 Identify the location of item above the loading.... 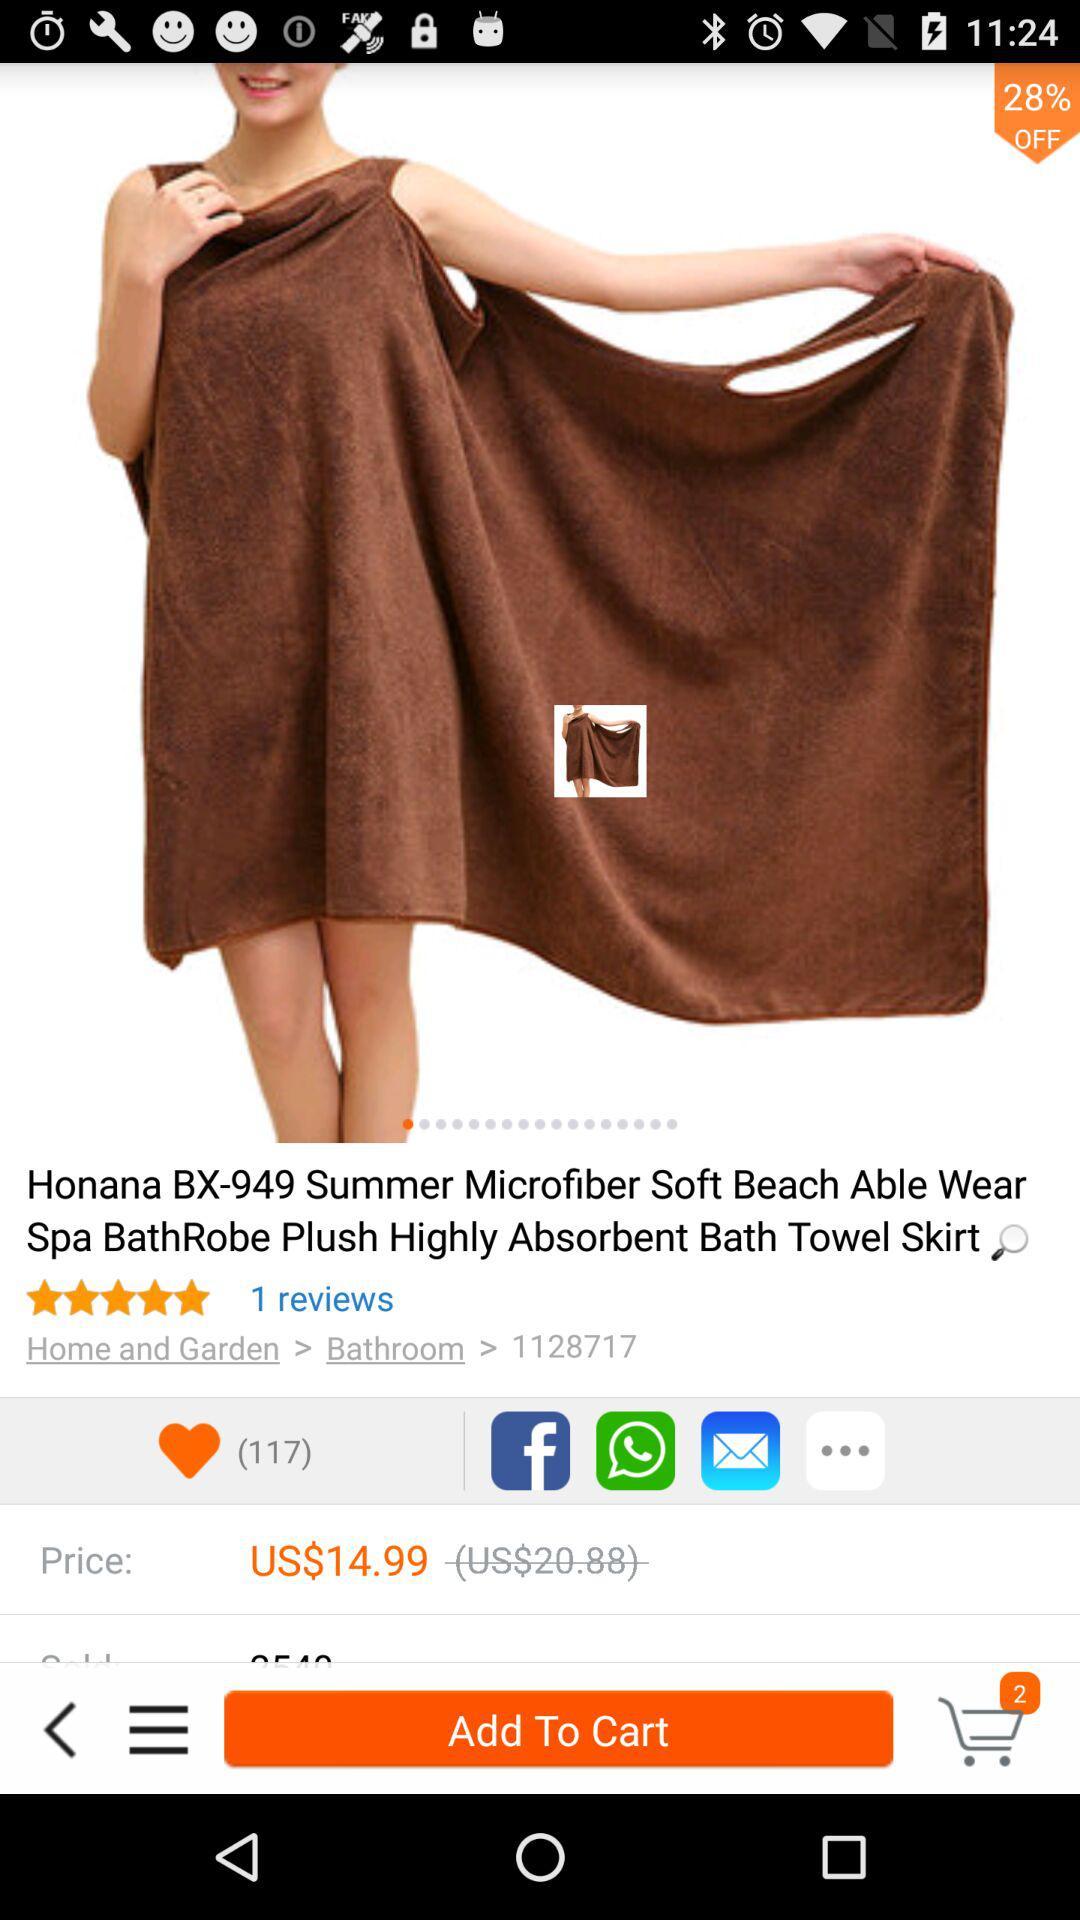
(505, 1124).